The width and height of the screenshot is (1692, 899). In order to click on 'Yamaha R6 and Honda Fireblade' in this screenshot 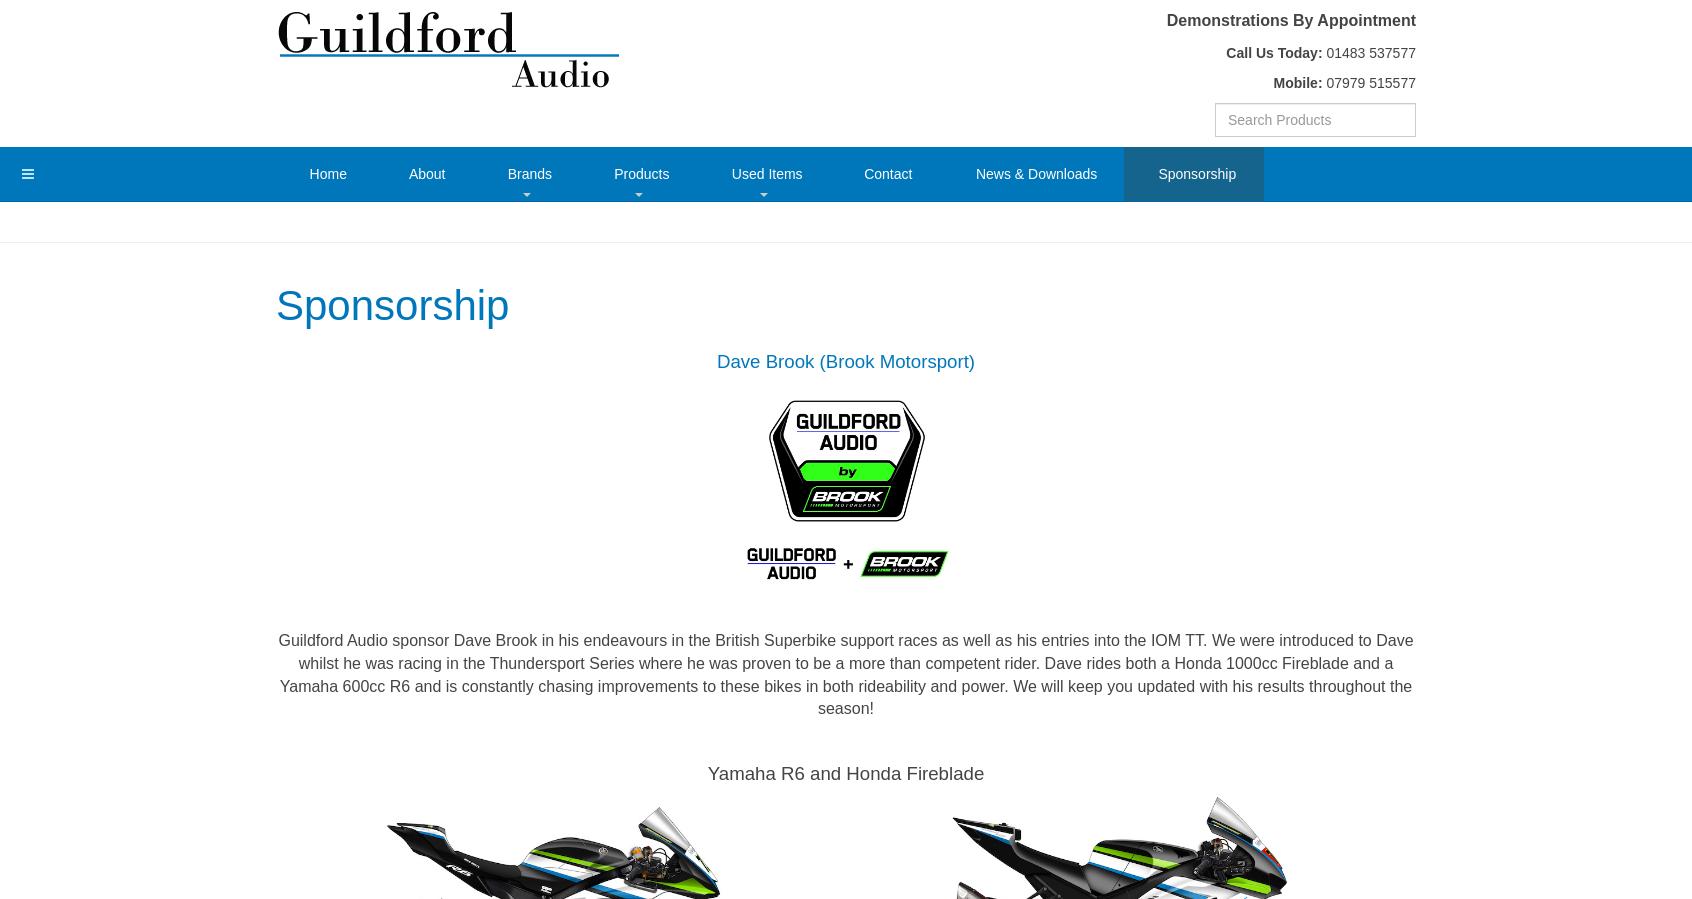, I will do `click(845, 773)`.